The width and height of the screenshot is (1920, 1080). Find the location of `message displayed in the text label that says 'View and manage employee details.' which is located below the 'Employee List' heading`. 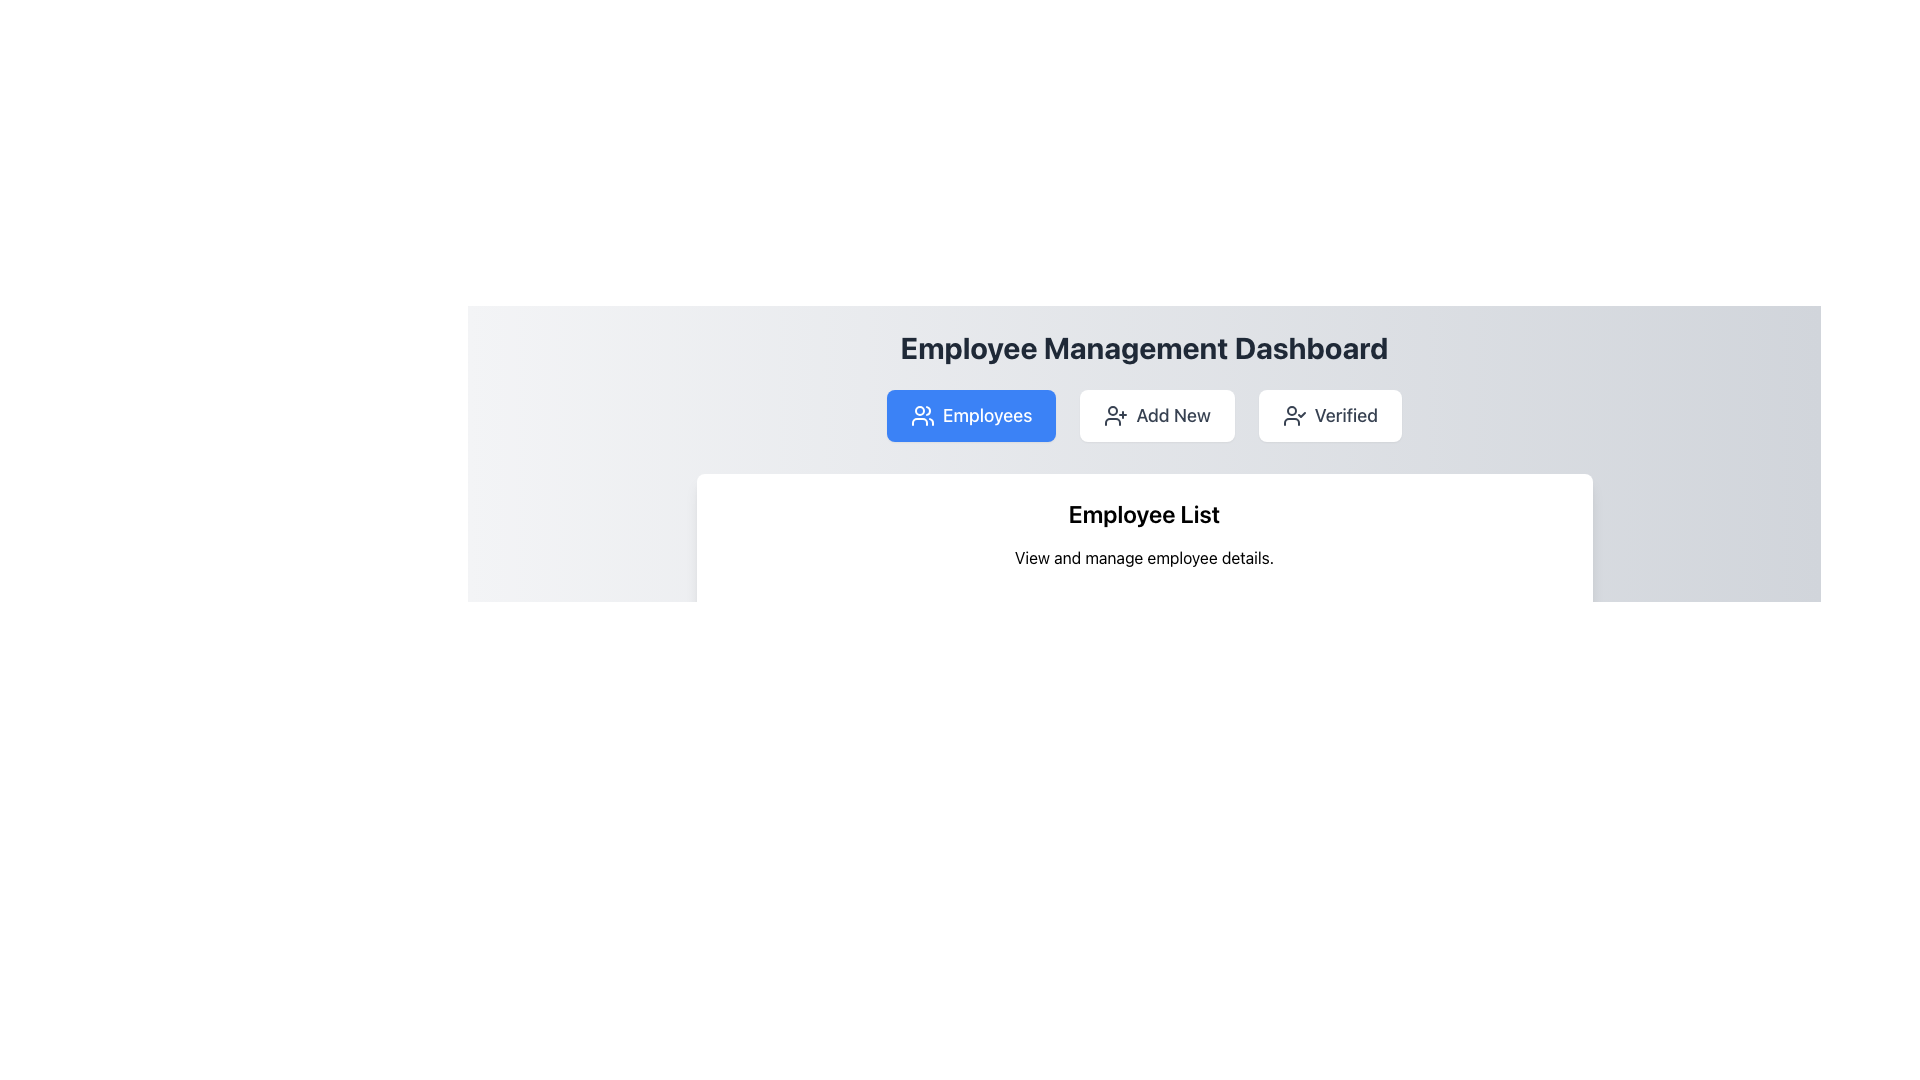

message displayed in the text label that says 'View and manage employee details.' which is located below the 'Employee List' heading is located at coordinates (1144, 558).